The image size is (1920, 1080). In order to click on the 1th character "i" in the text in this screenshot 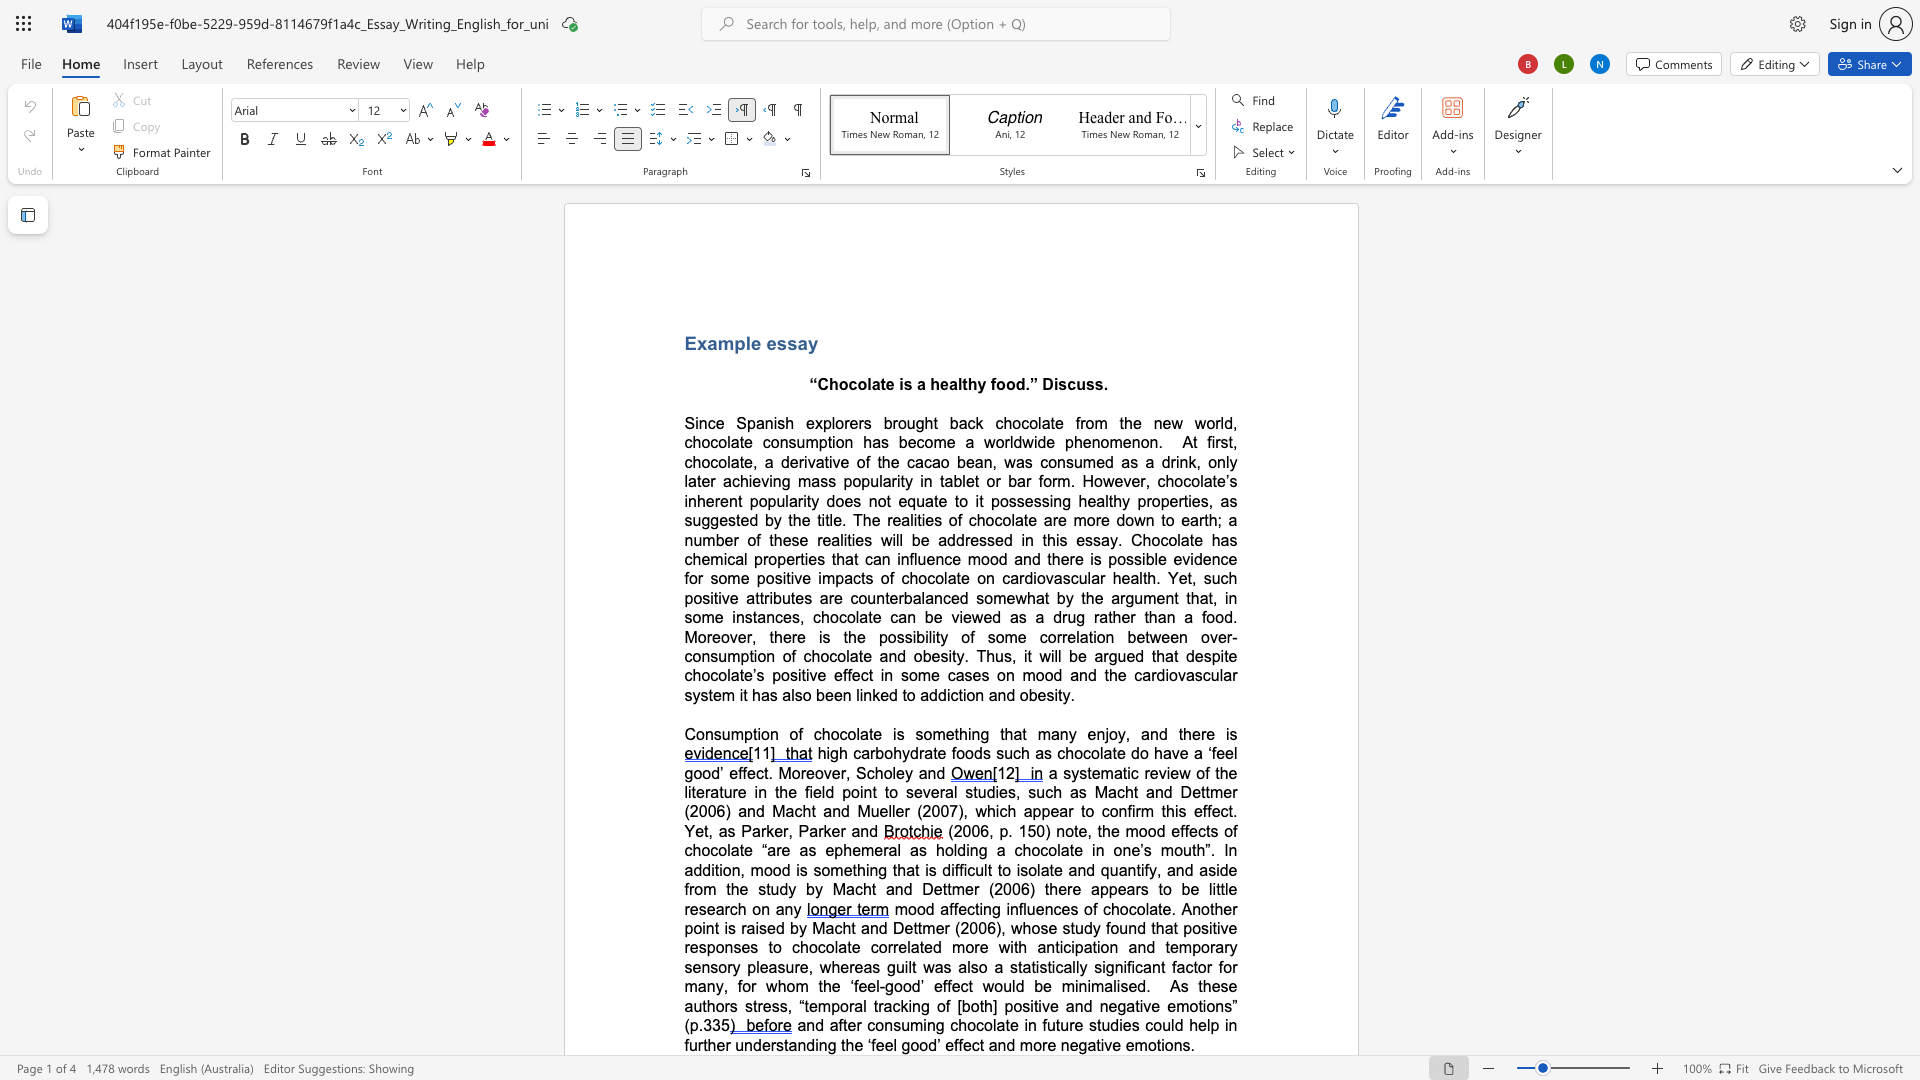, I will do `click(740, 694)`.